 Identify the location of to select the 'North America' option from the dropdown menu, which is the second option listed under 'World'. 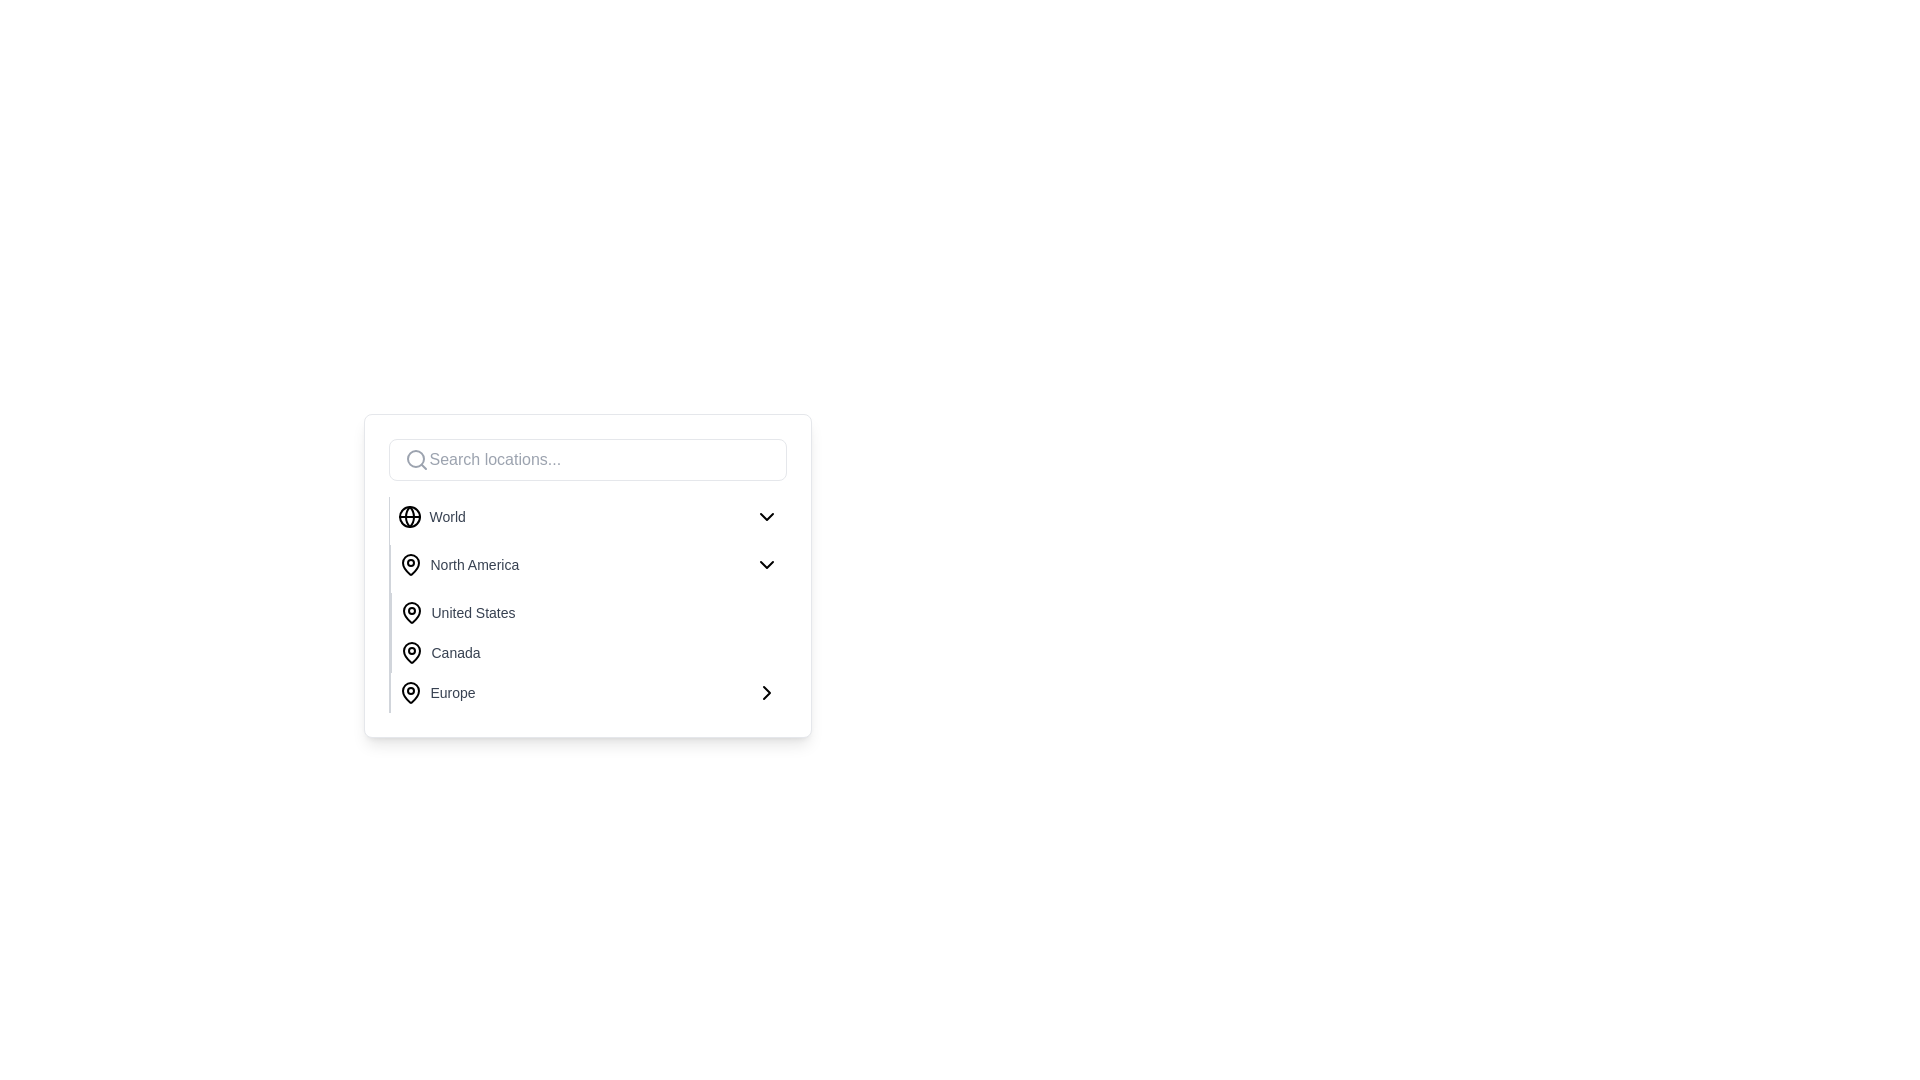
(587, 564).